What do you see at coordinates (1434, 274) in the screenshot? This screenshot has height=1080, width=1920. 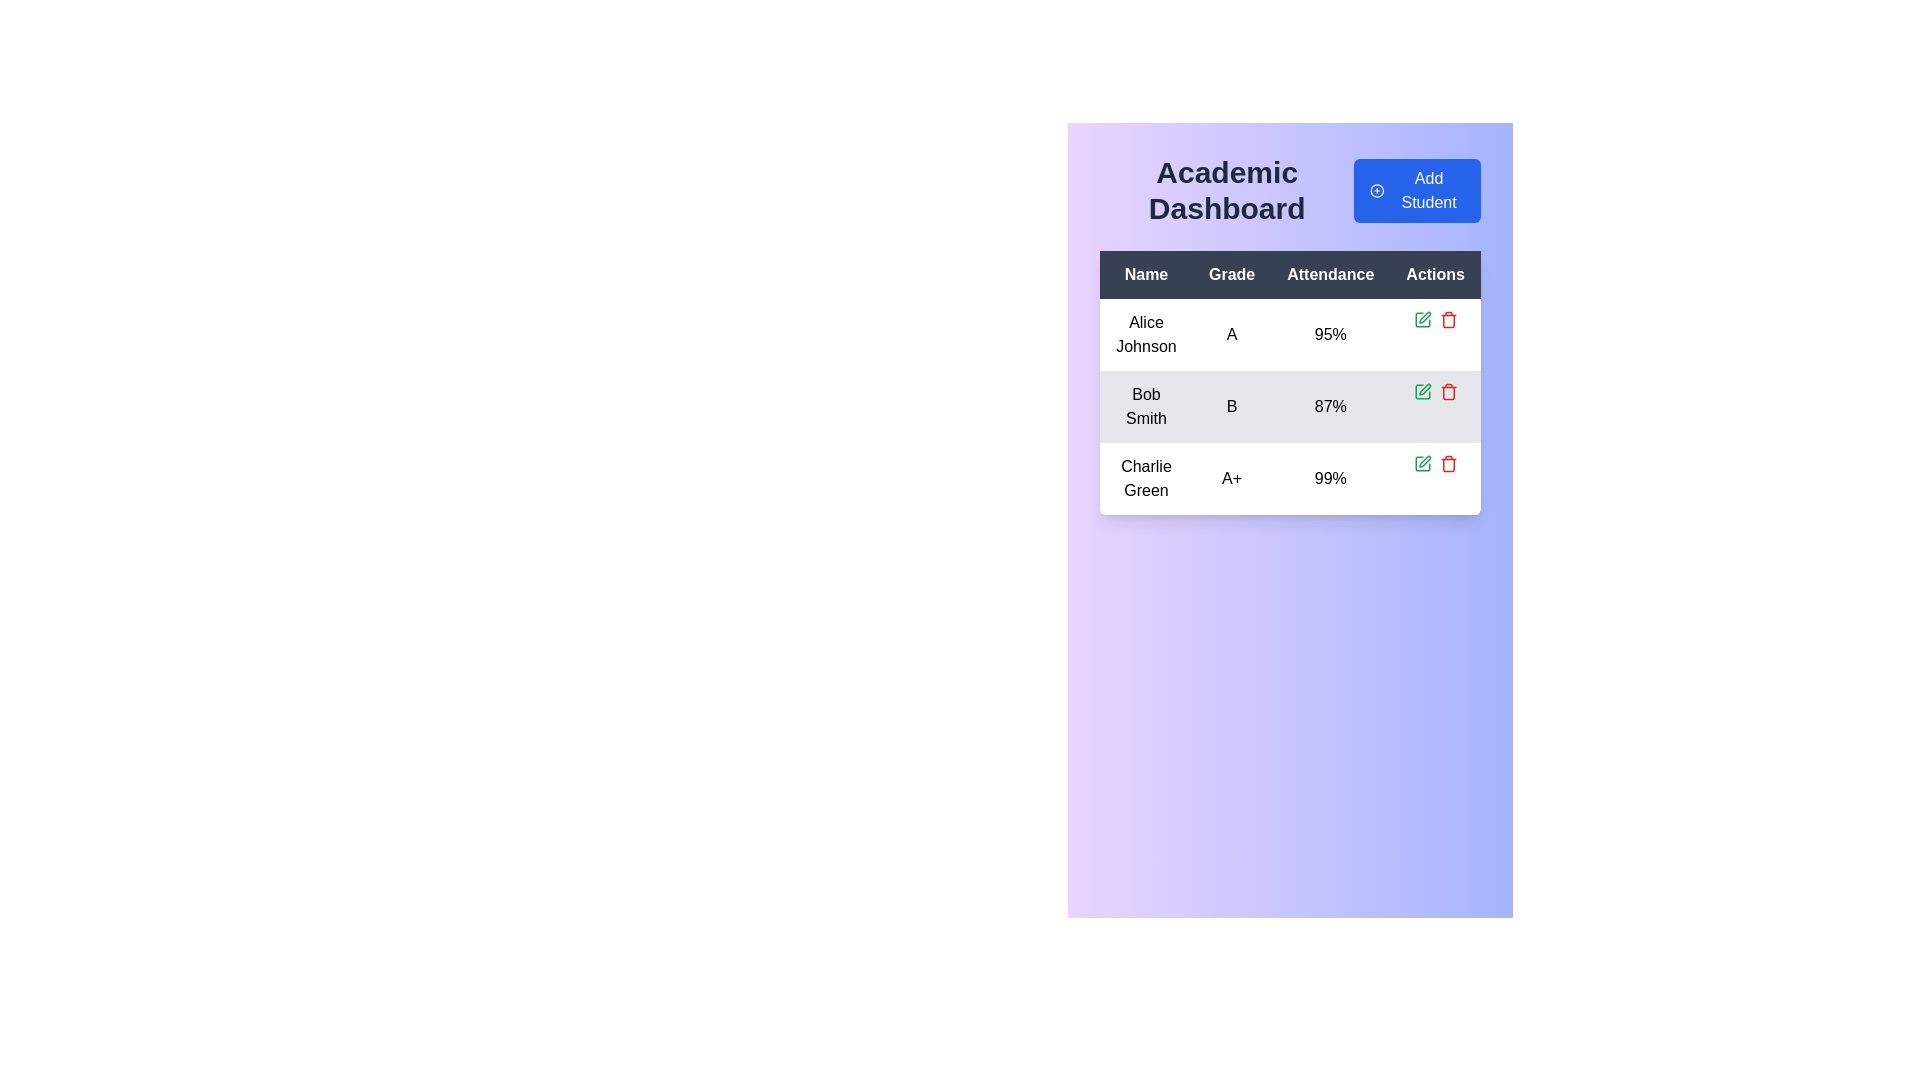 I see `the header labeled 'Actions', which is the fourth header in a table with a dark background and white bold text, positioned to the right of 'Attendance'` at bounding box center [1434, 274].